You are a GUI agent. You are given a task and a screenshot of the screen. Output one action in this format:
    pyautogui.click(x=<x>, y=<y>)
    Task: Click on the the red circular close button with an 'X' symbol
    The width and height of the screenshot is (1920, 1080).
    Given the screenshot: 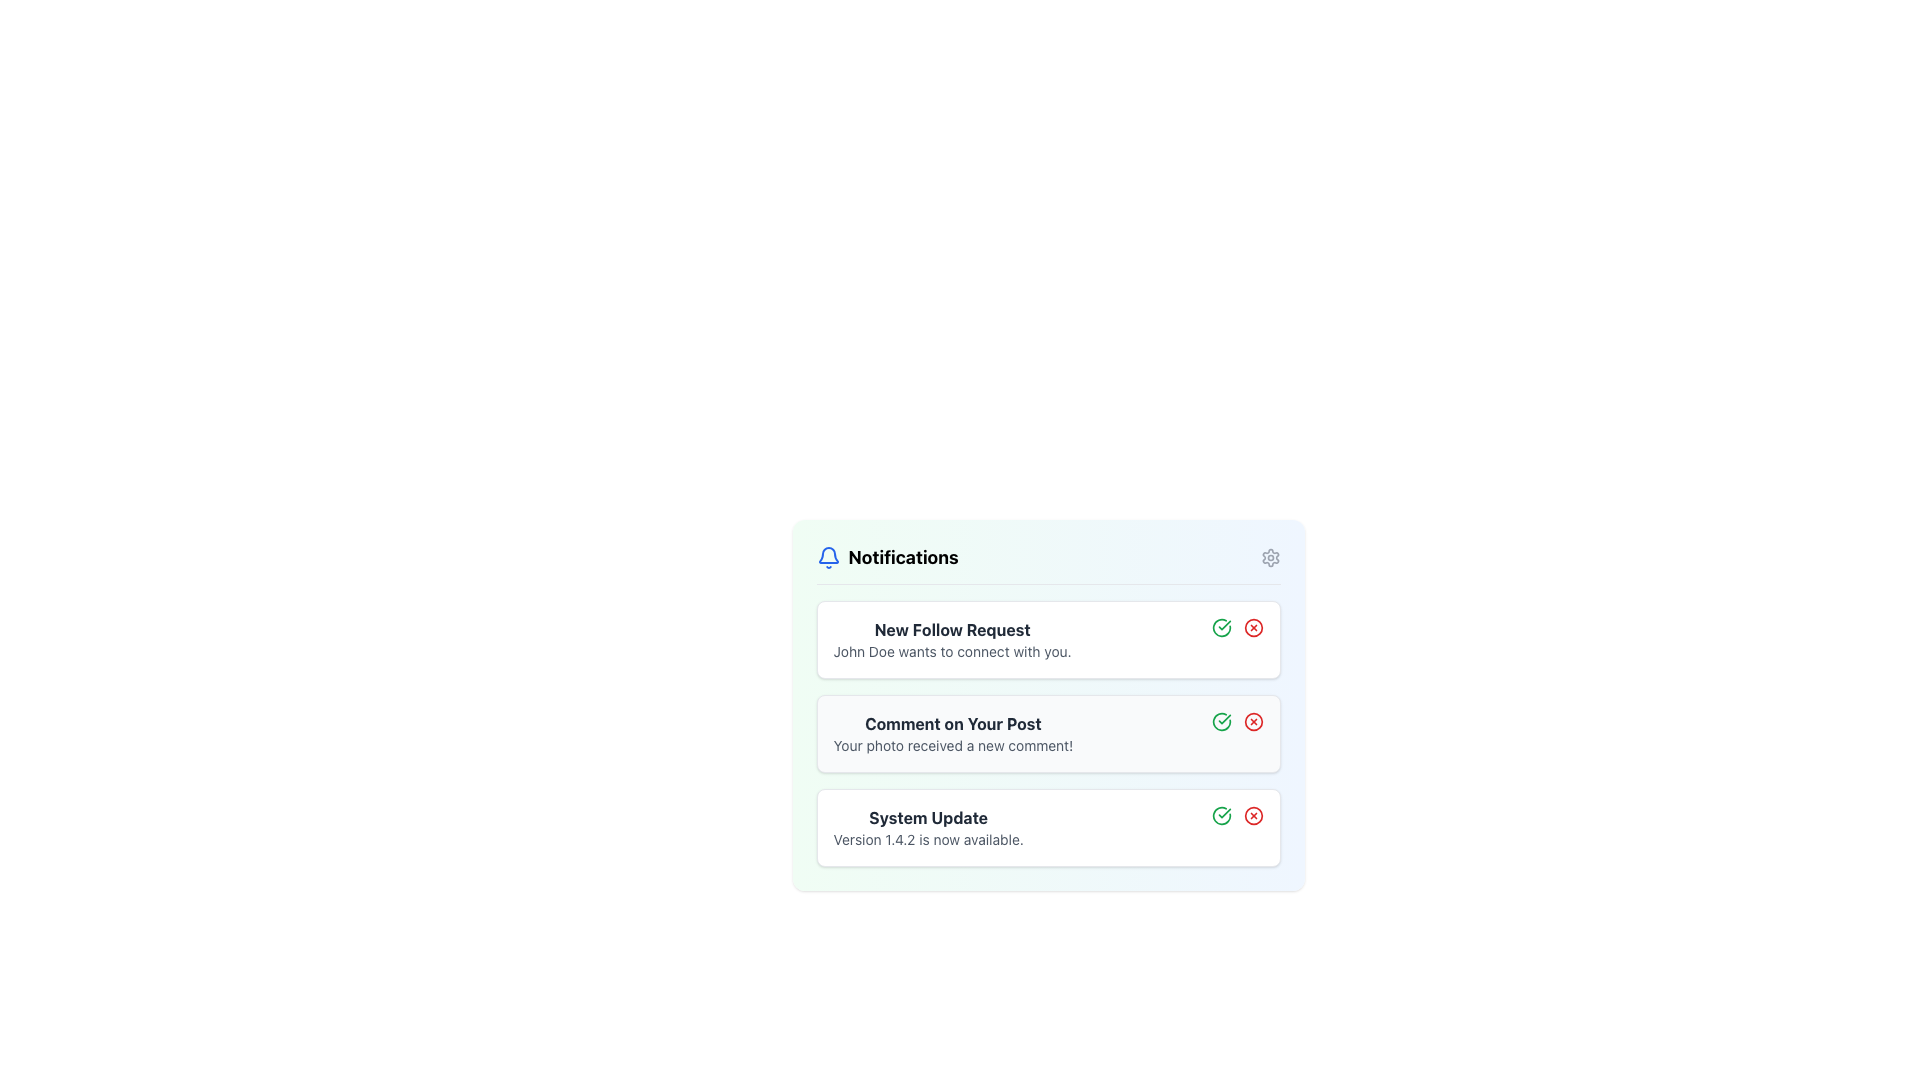 What is the action you would take?
    pyautogui.click(x=1252, y=721)
    